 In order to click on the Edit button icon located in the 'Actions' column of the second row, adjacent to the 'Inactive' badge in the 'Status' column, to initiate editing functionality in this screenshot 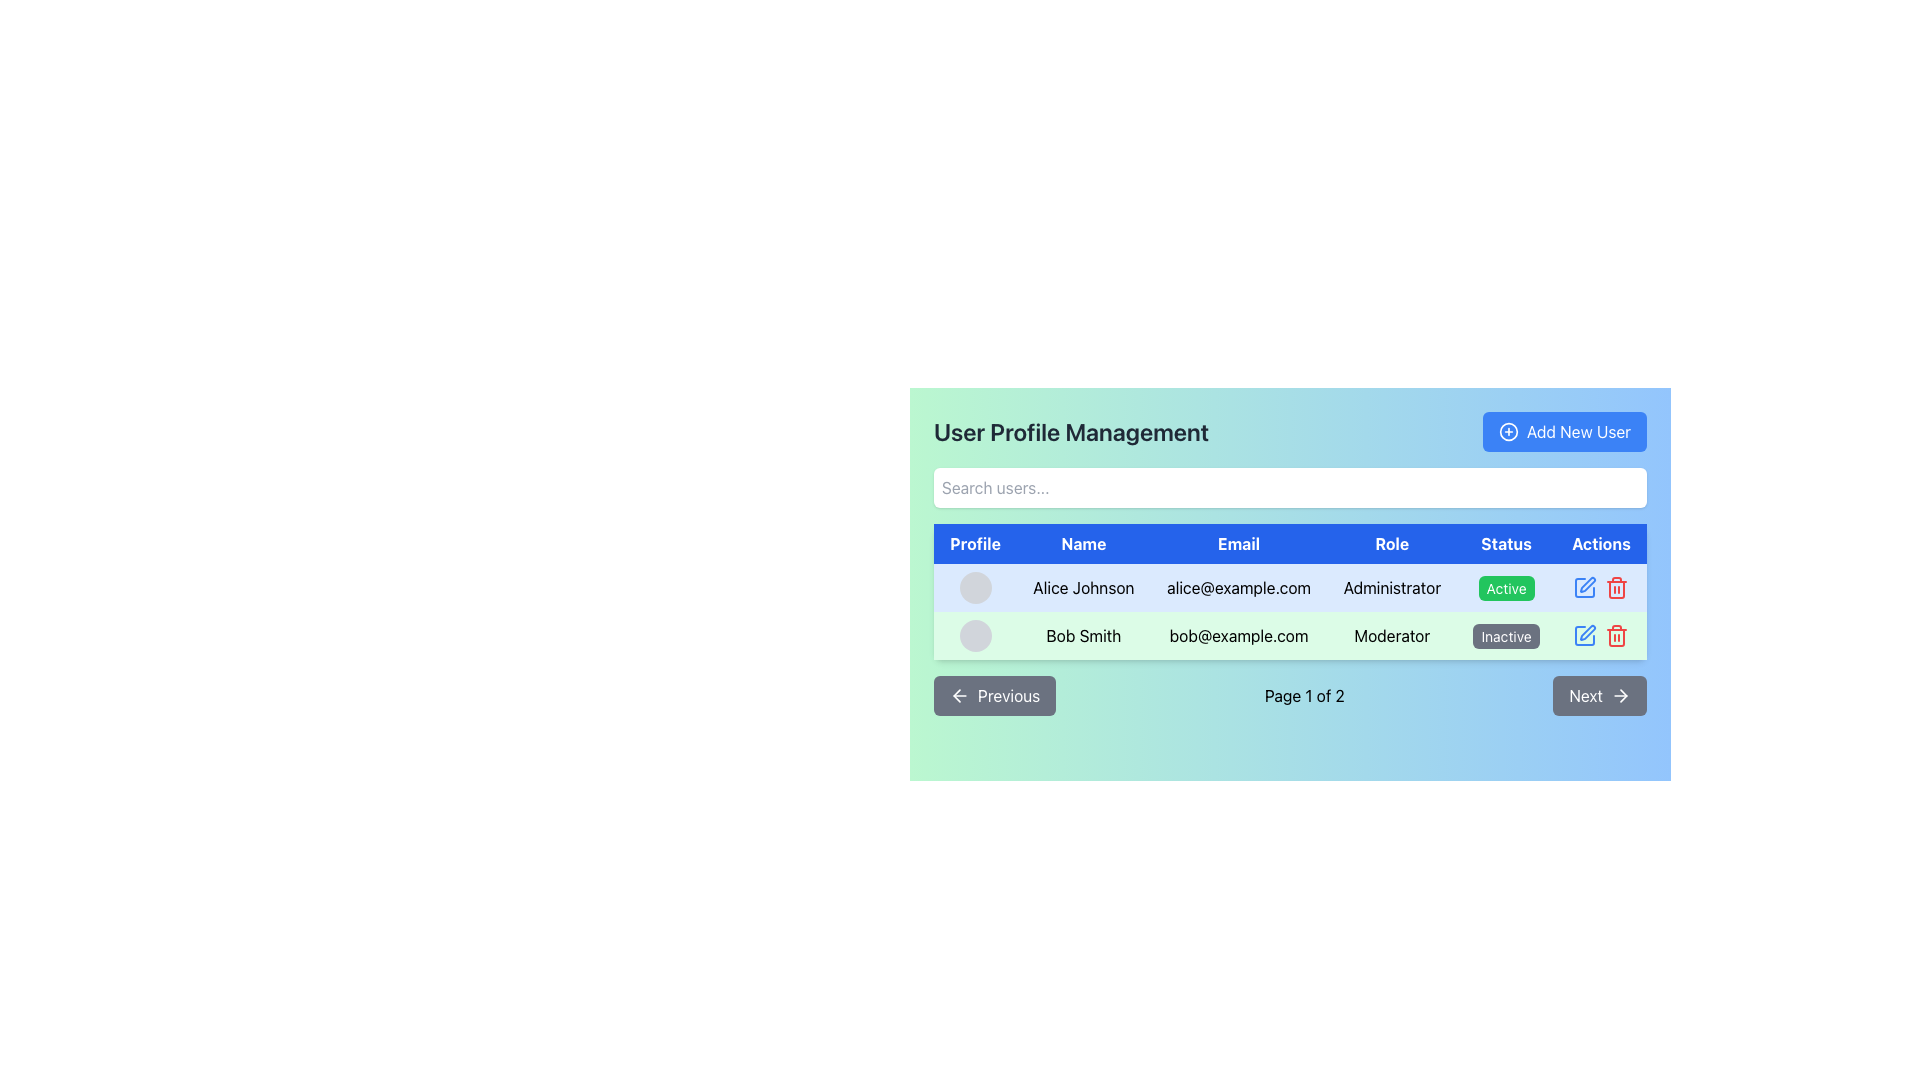, I will do `click(1584, 636)`.